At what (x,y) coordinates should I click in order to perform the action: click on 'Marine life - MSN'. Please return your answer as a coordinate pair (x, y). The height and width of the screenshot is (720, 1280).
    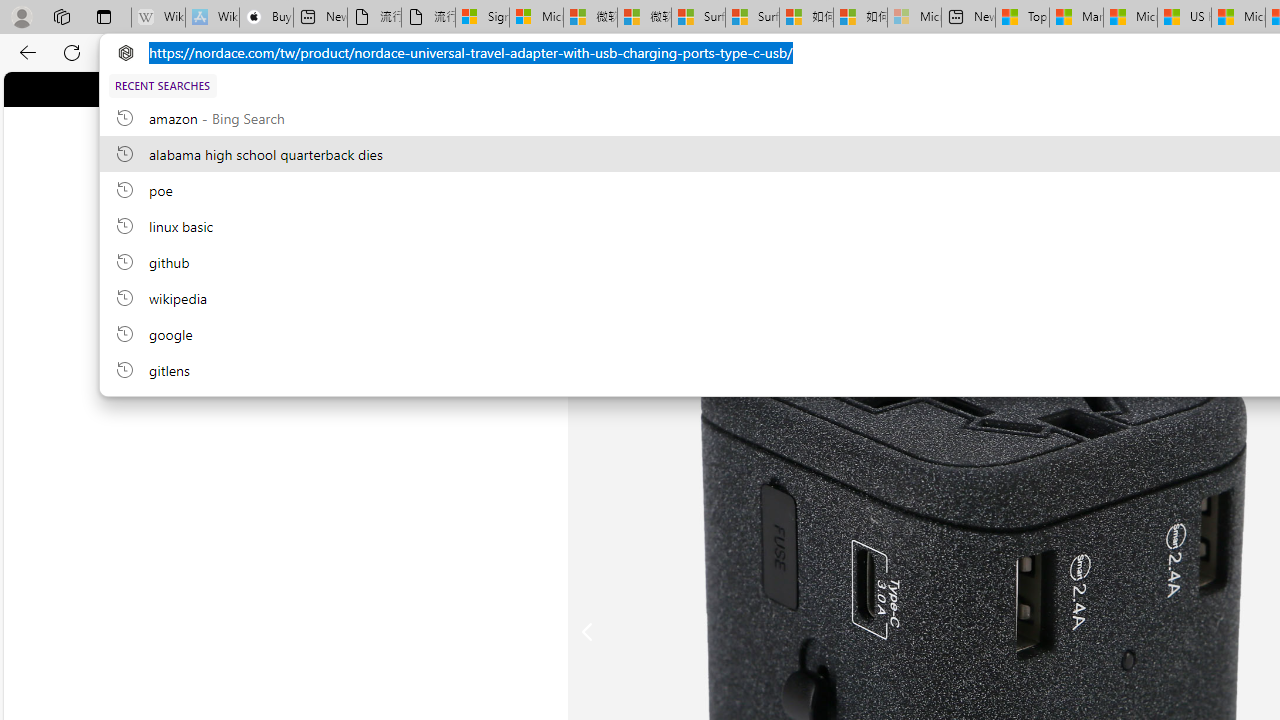
    Looking at the image, I should click on (1075, 17).